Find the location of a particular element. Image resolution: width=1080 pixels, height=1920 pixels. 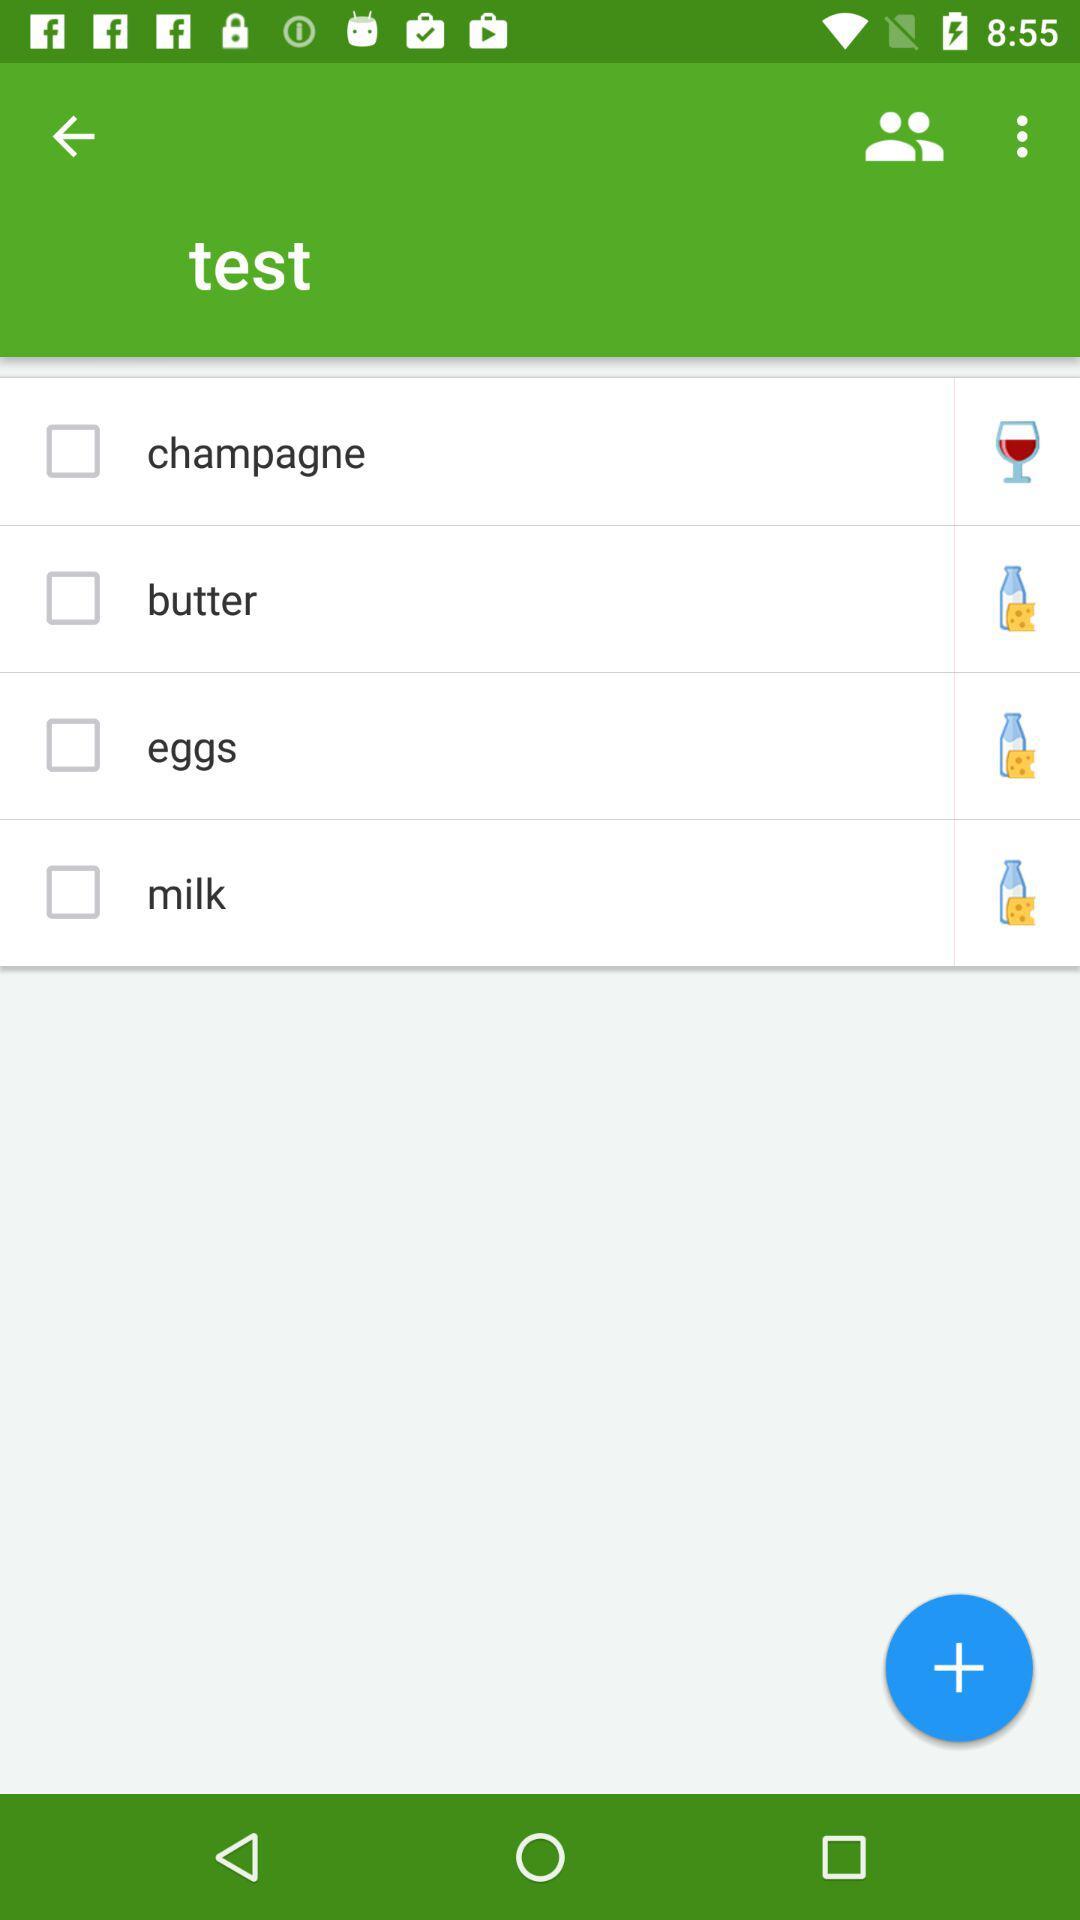

the symbol which is above test is located at coordinates (904, 136).